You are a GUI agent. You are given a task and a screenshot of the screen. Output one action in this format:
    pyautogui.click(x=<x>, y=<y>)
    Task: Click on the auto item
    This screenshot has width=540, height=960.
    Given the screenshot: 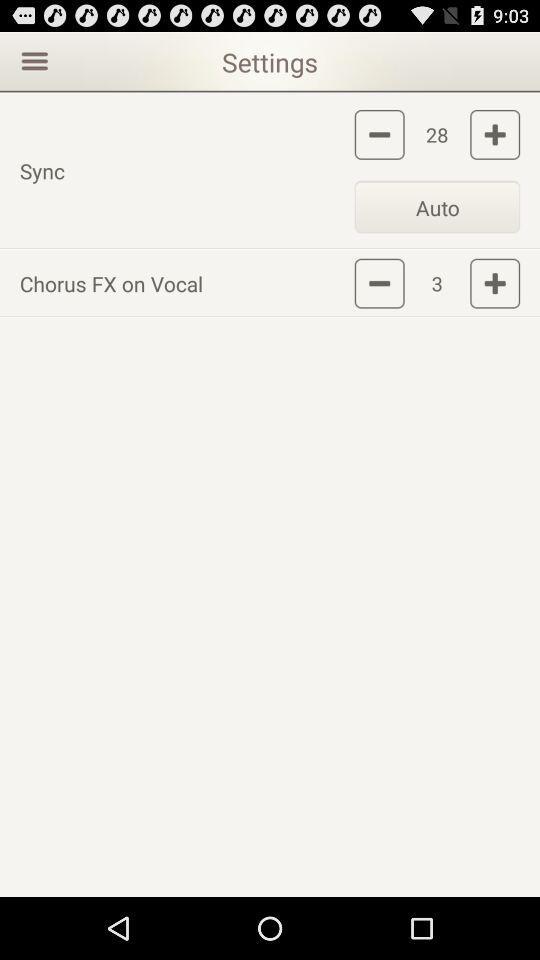 What is the action you would take?
    pyautogui.click(x=436, y=206)
    